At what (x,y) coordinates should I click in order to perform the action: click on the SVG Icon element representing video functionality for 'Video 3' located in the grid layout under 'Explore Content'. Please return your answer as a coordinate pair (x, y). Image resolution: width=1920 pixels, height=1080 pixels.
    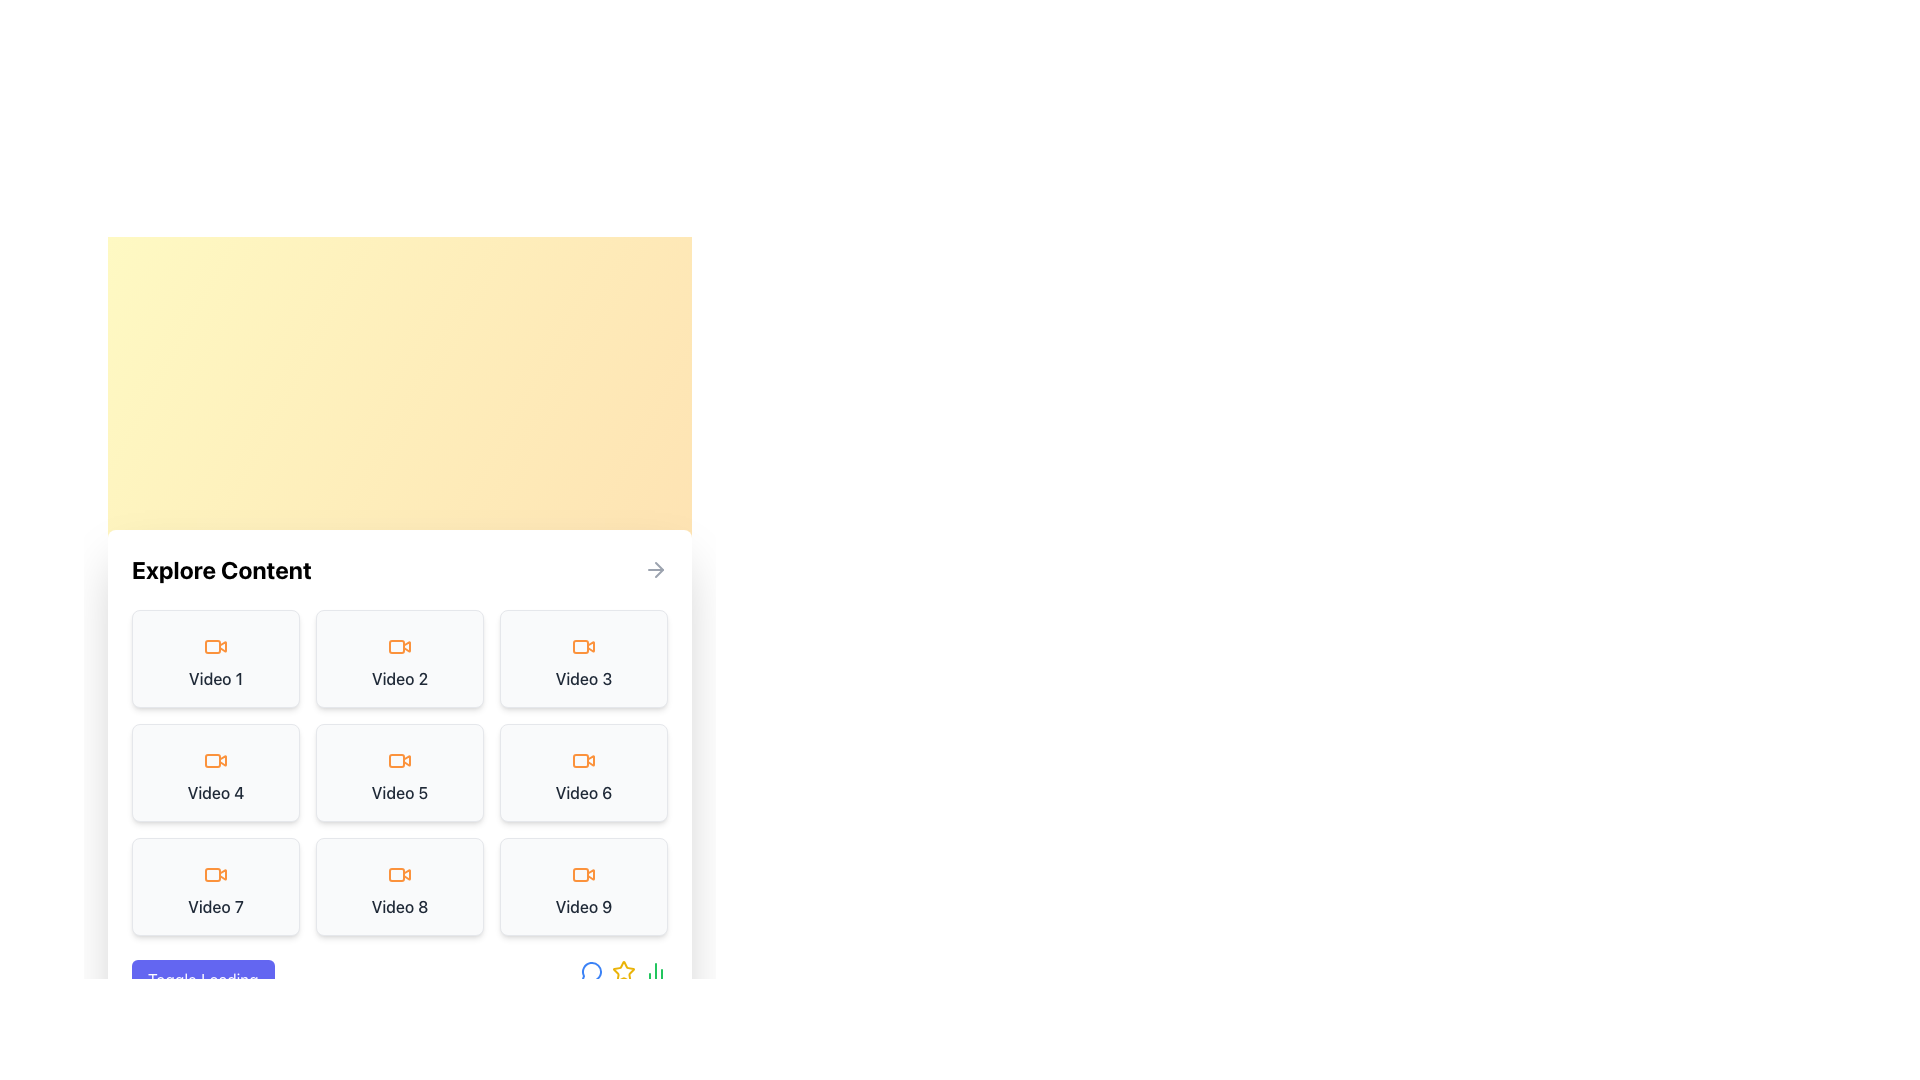
    Looking at the image, I should click on (579, 647).